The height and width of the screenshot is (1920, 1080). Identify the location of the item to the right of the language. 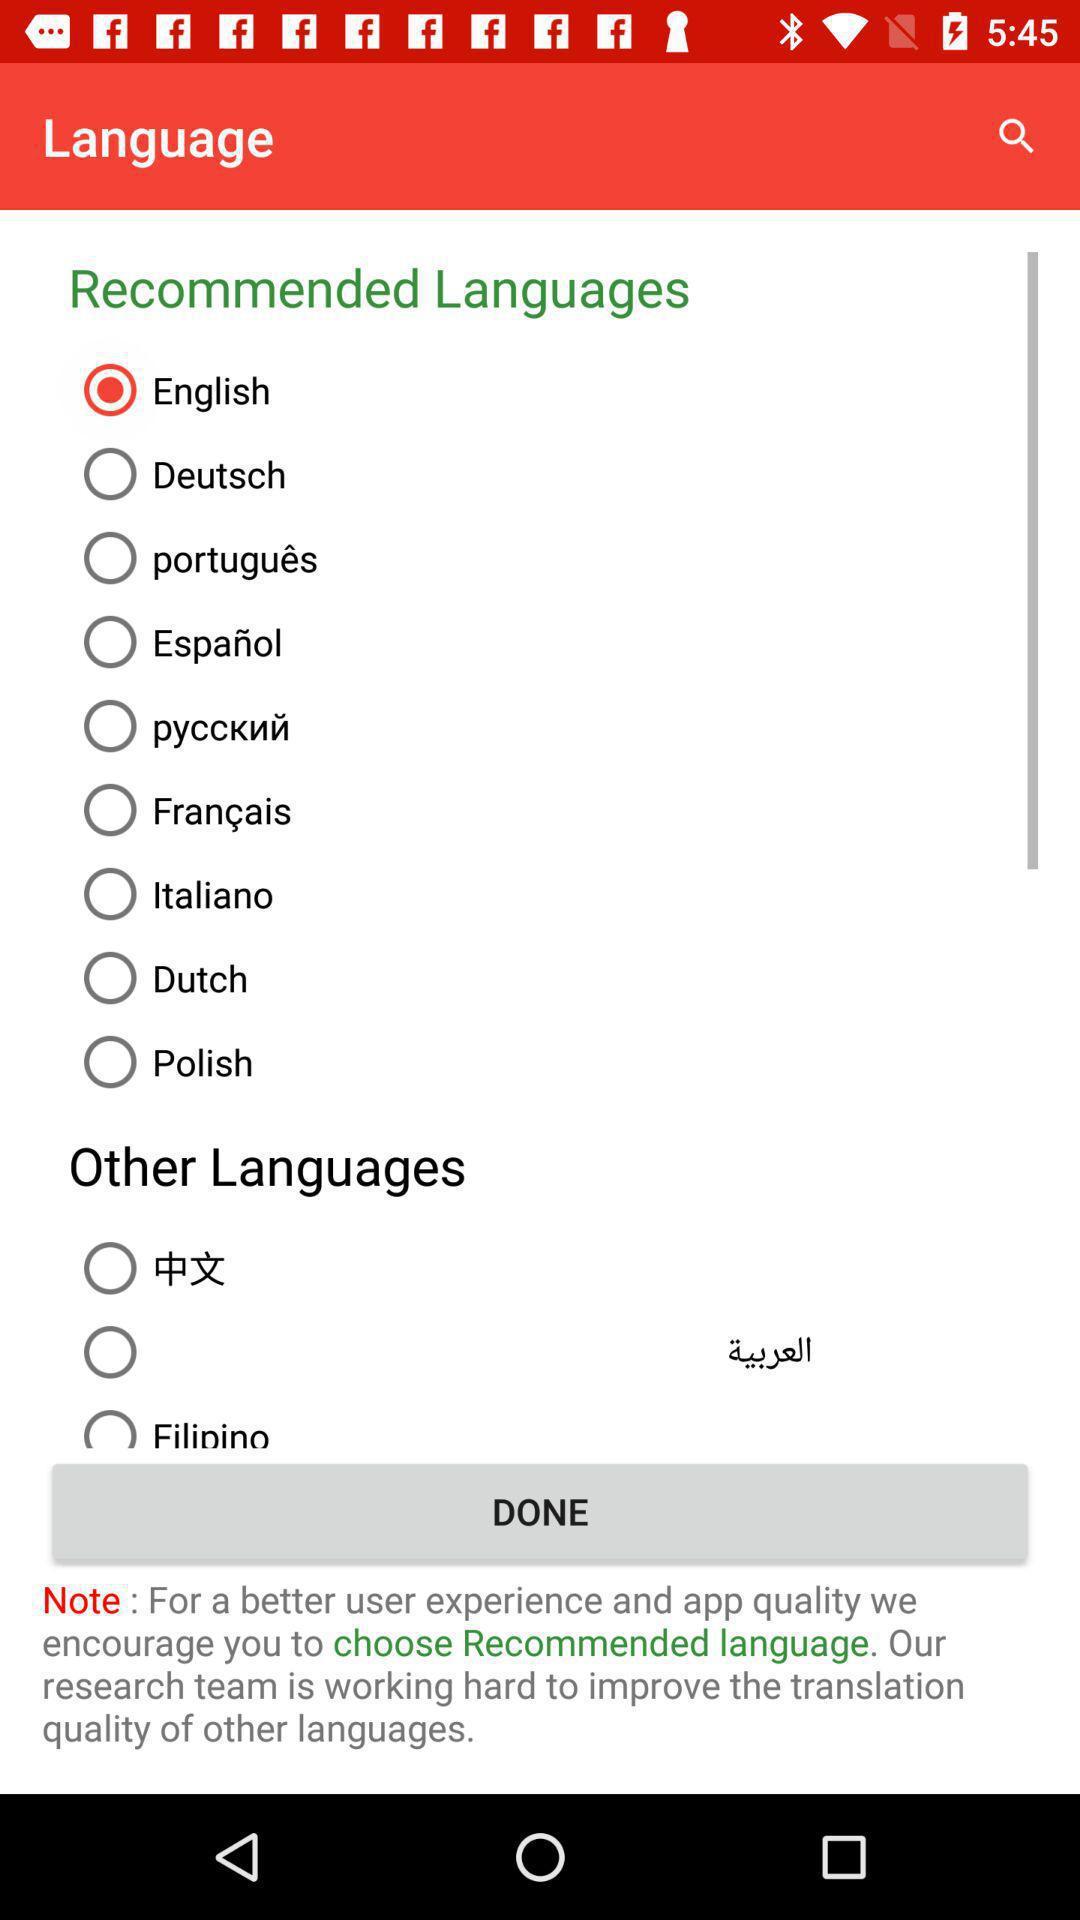
(1017, 135).